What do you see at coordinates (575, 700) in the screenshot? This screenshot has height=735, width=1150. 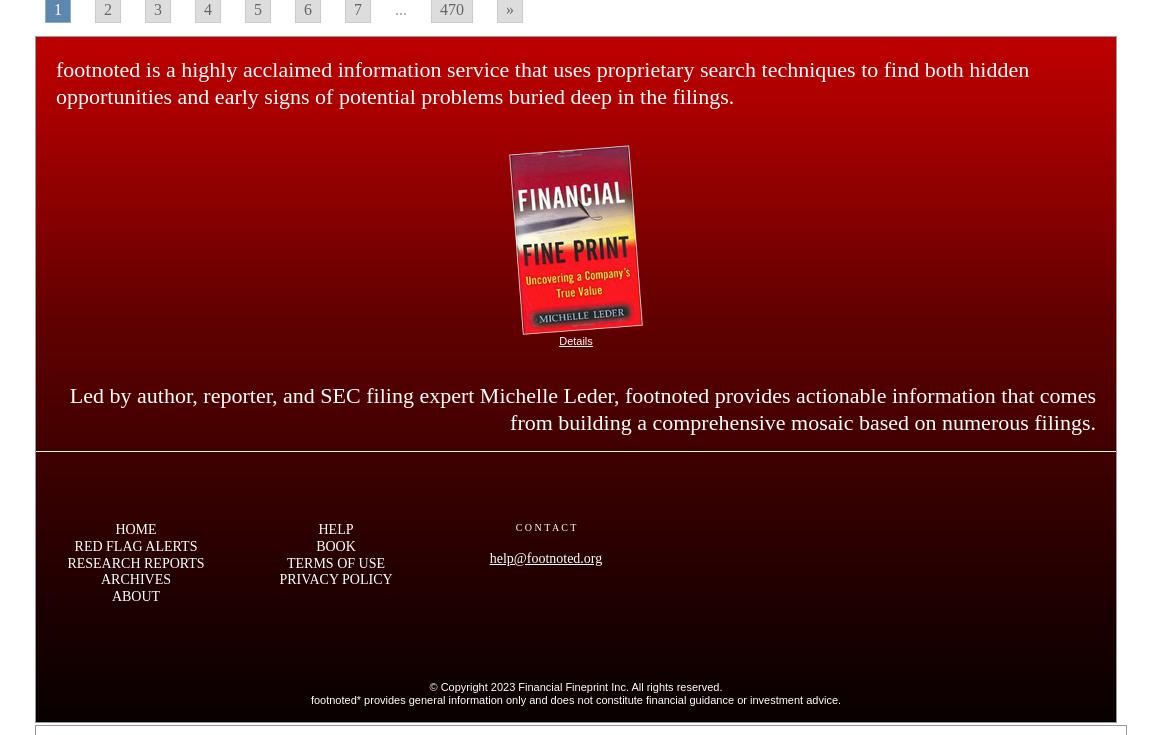 I see `'footnoted* provides general information only and does not constitute financial guidance or investment advice.'` at bounding box center [575, 700].